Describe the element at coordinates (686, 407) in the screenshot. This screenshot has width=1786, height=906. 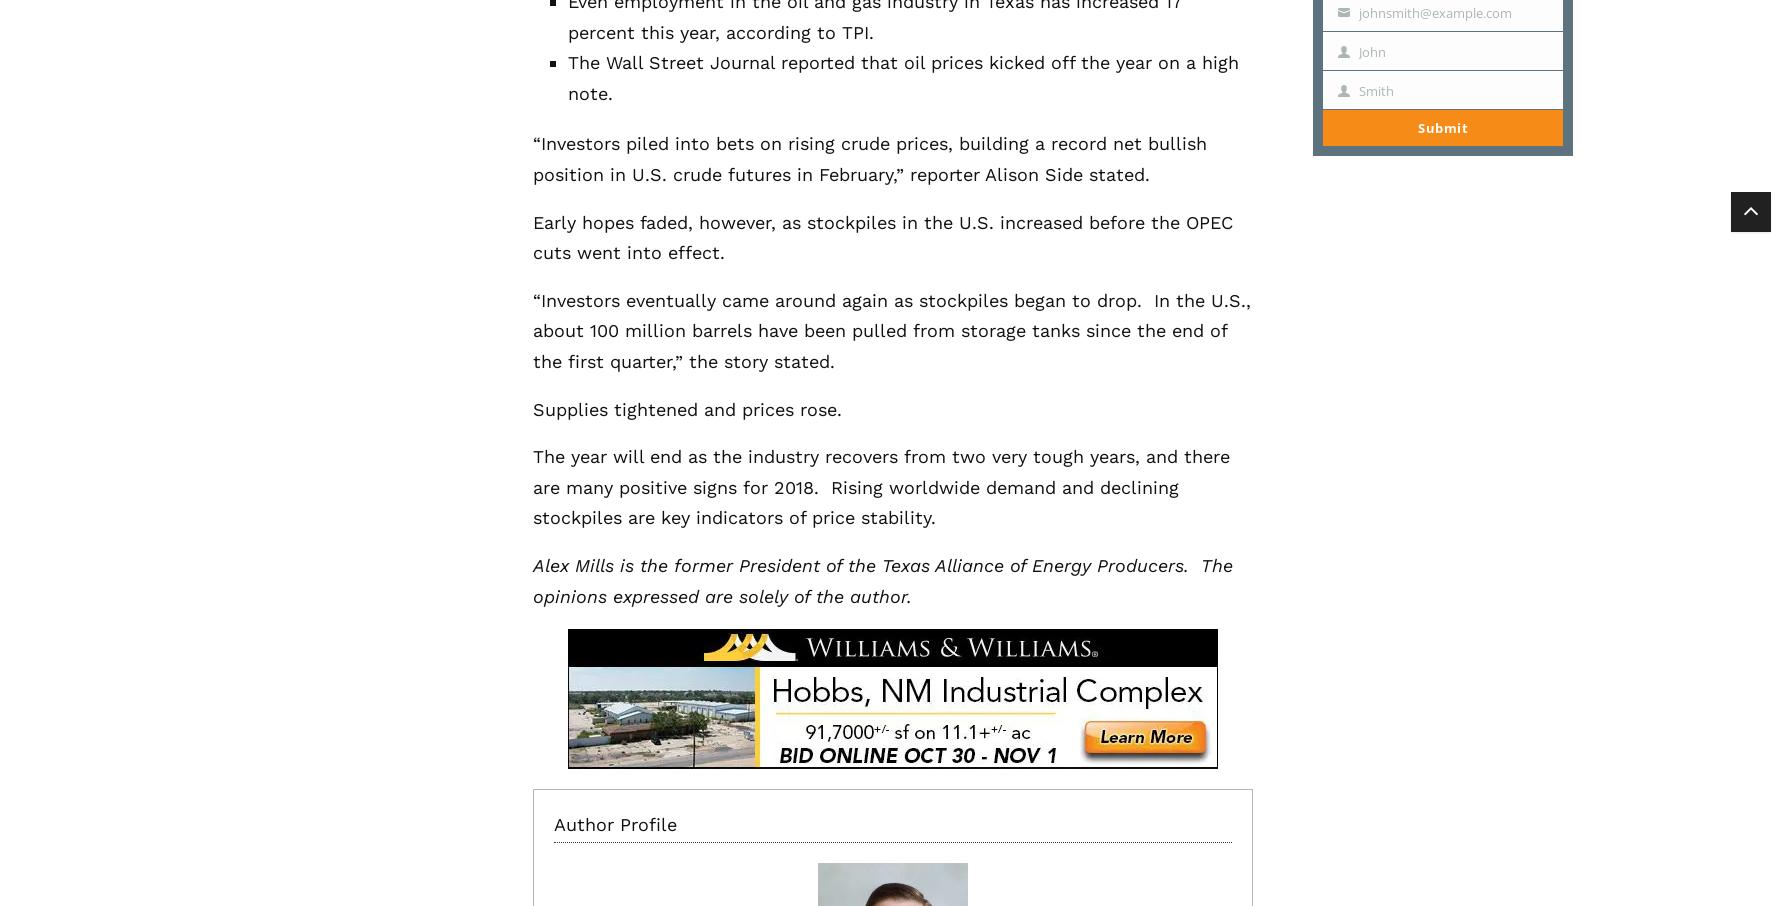
I see `'Supplies tightened and prices rose.'` at that location.